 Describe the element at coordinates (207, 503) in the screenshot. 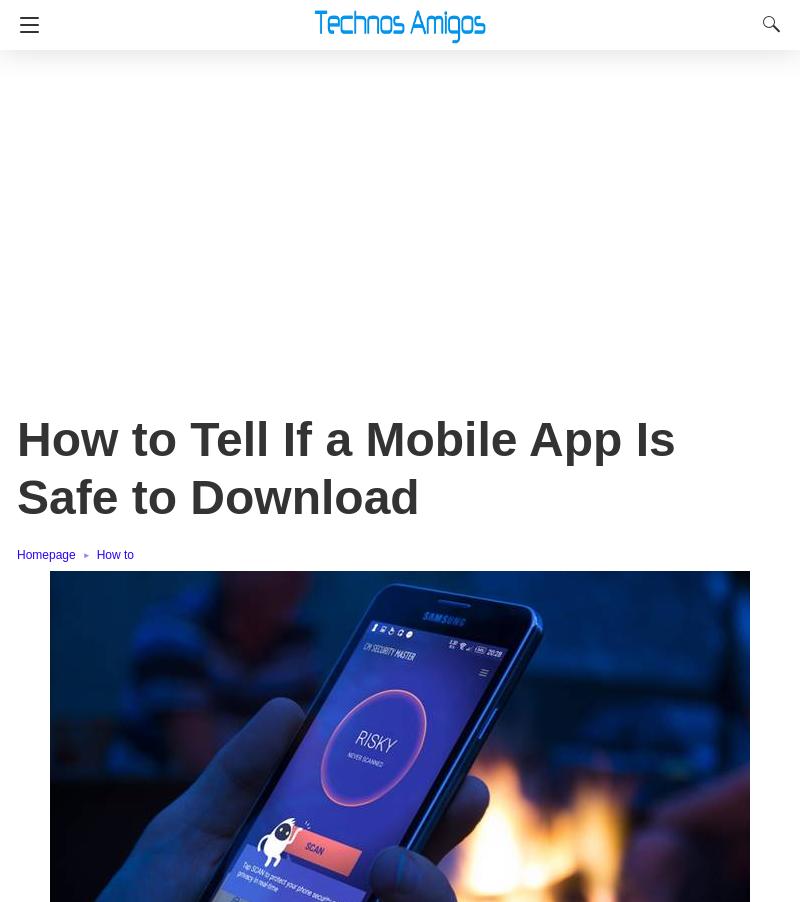

I see `'Permission to run network services'` at that location.